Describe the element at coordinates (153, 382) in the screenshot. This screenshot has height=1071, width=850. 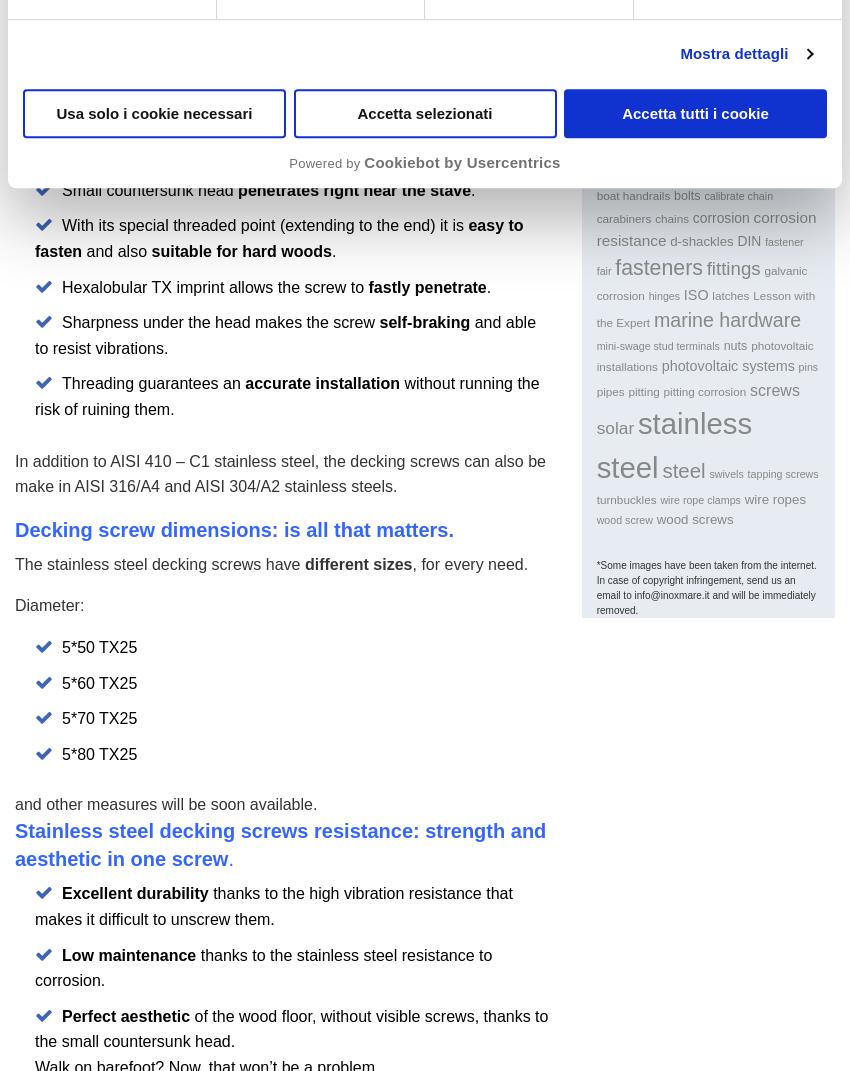
I see `'Threading guarantees an'` at that location.